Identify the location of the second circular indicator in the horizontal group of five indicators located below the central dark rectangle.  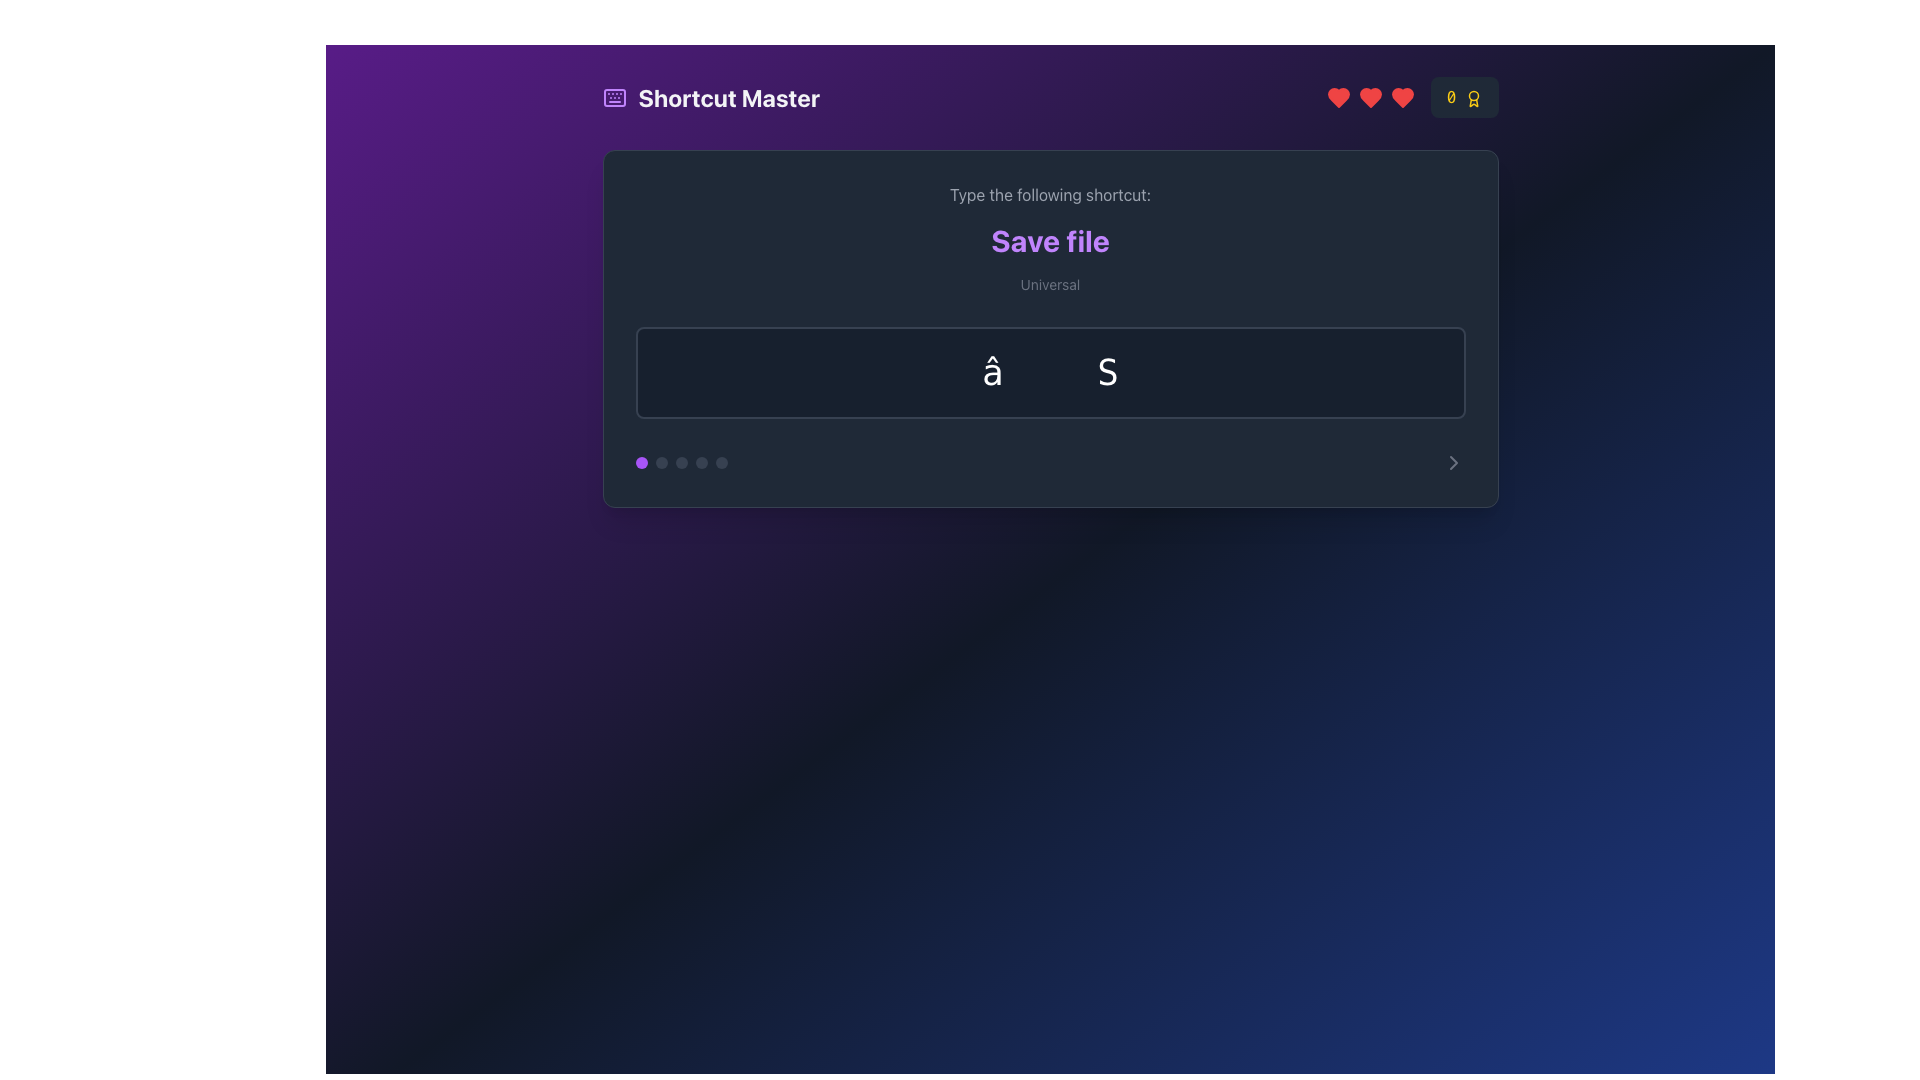
(661, 462).